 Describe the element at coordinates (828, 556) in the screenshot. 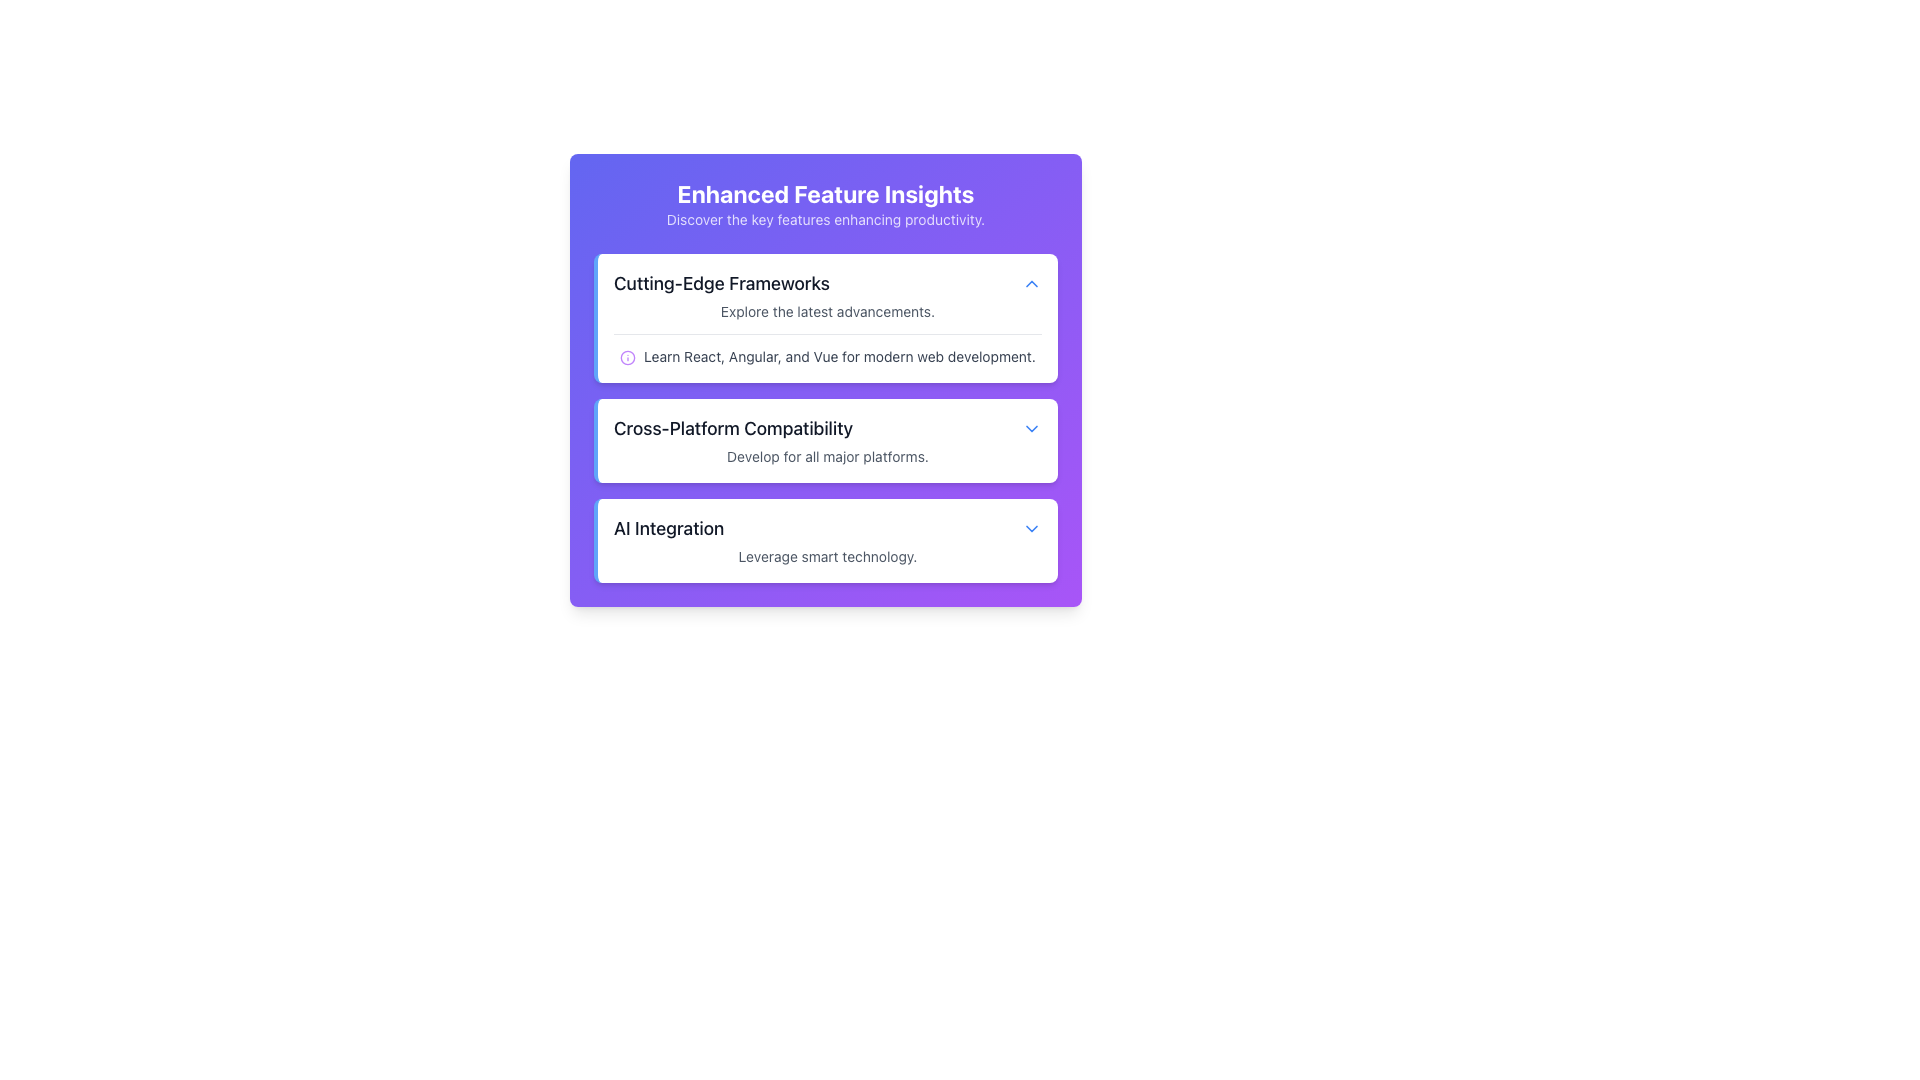

I see `the text label containing 'Leverage smart technology.', which is styled in small gray font and positioned centered below 'AI Integration' within a card` at that location.